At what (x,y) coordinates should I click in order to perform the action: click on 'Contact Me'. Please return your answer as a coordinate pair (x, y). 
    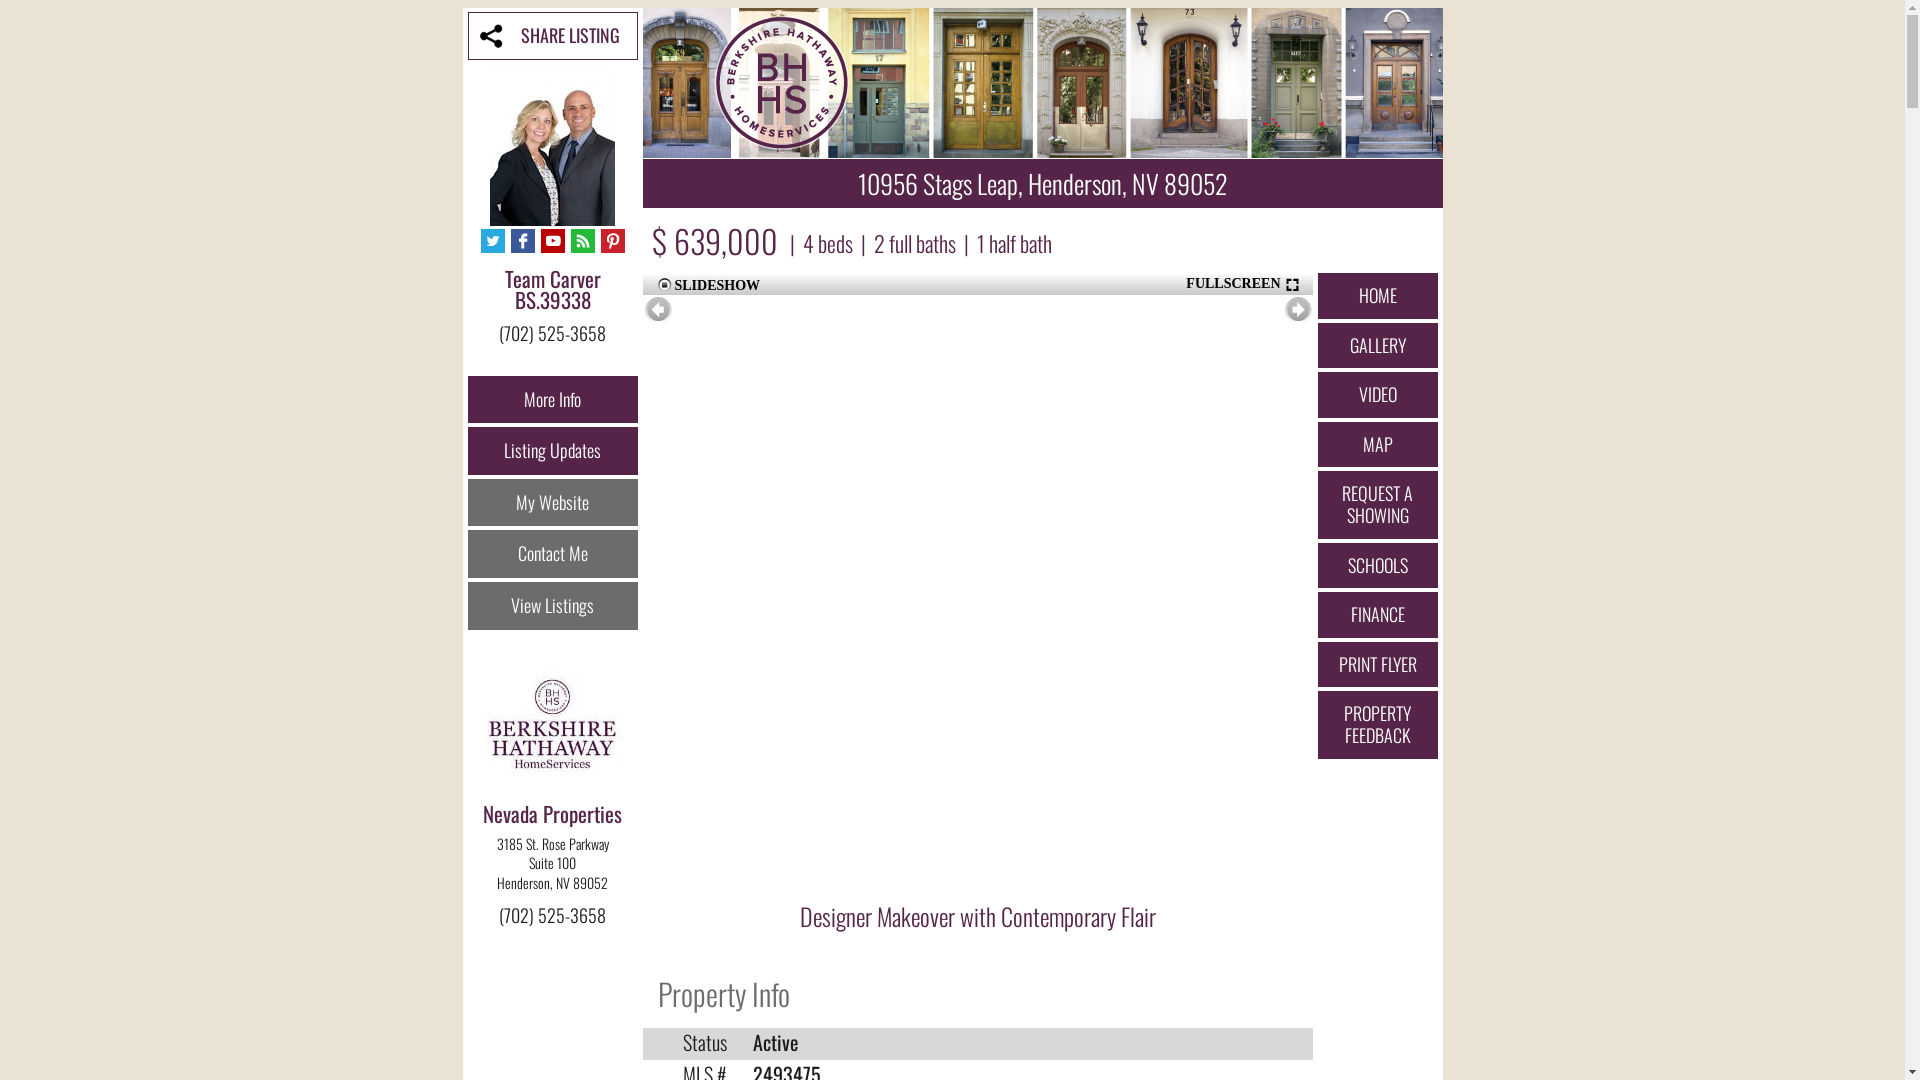
    Looking at the image, I should click on (552, 554).